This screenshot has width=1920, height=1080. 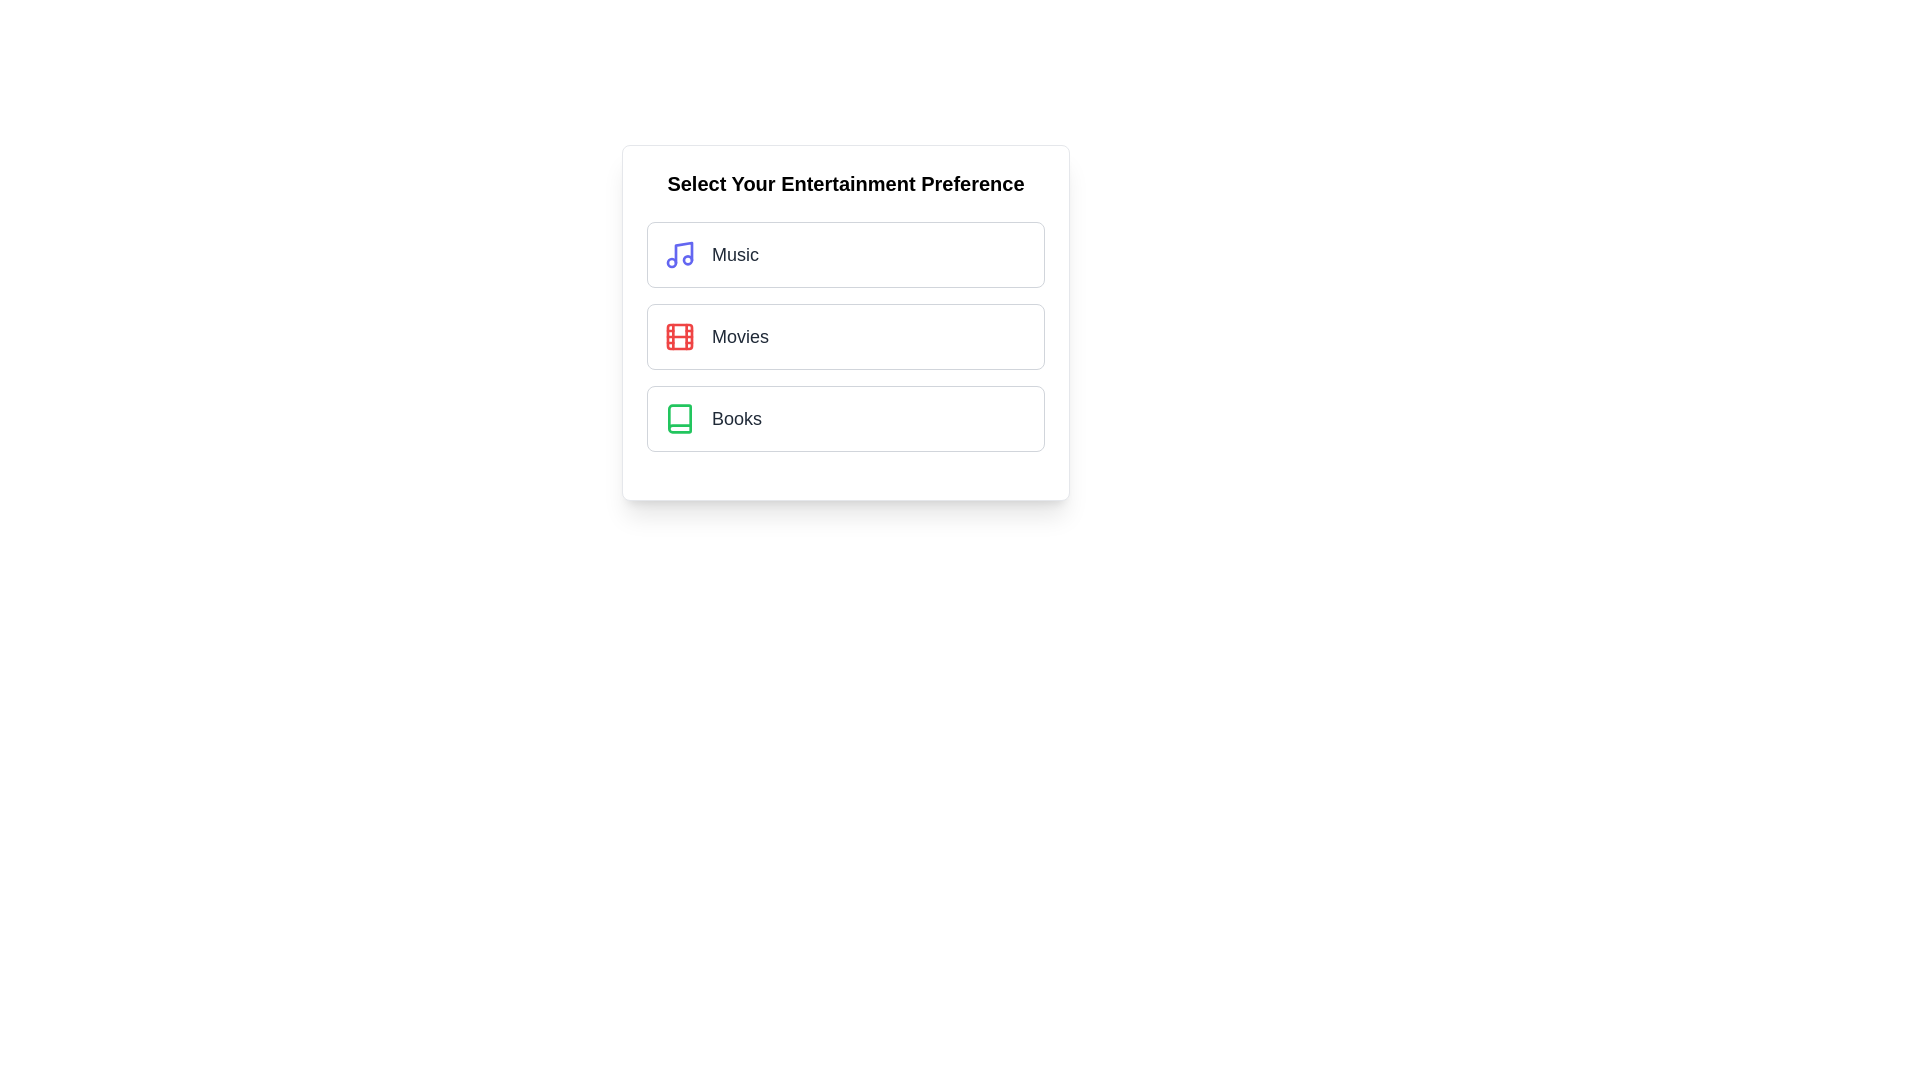 What do you see at coordinates (680, 335) in the screenshot?
I see `the 'Movies' icon located to the left of the 'Movies' text in the 'Select Your Entertainment Preference' list, which is the second item between 'Music' and 'Books'` at bounding box center [680, 335].